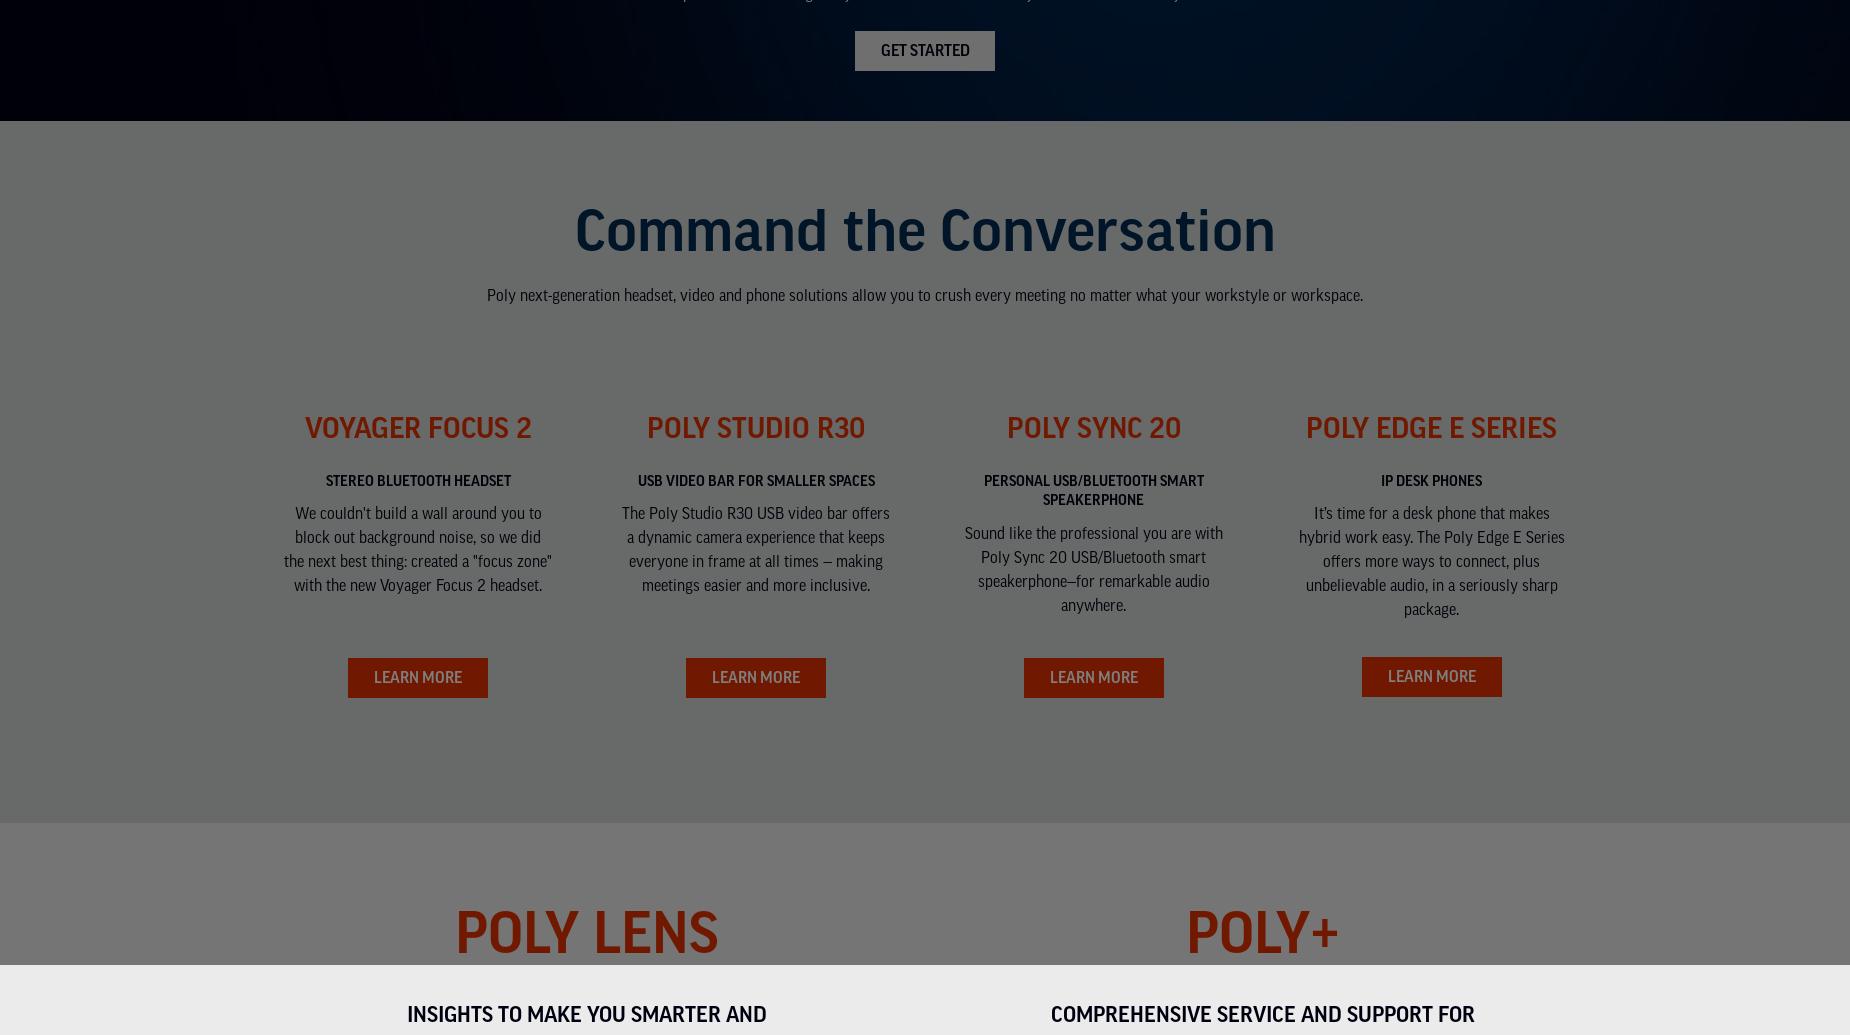  Describe the element at coordinates (1183, 928) in the screenshot. I see `'Poly+'` at that location.